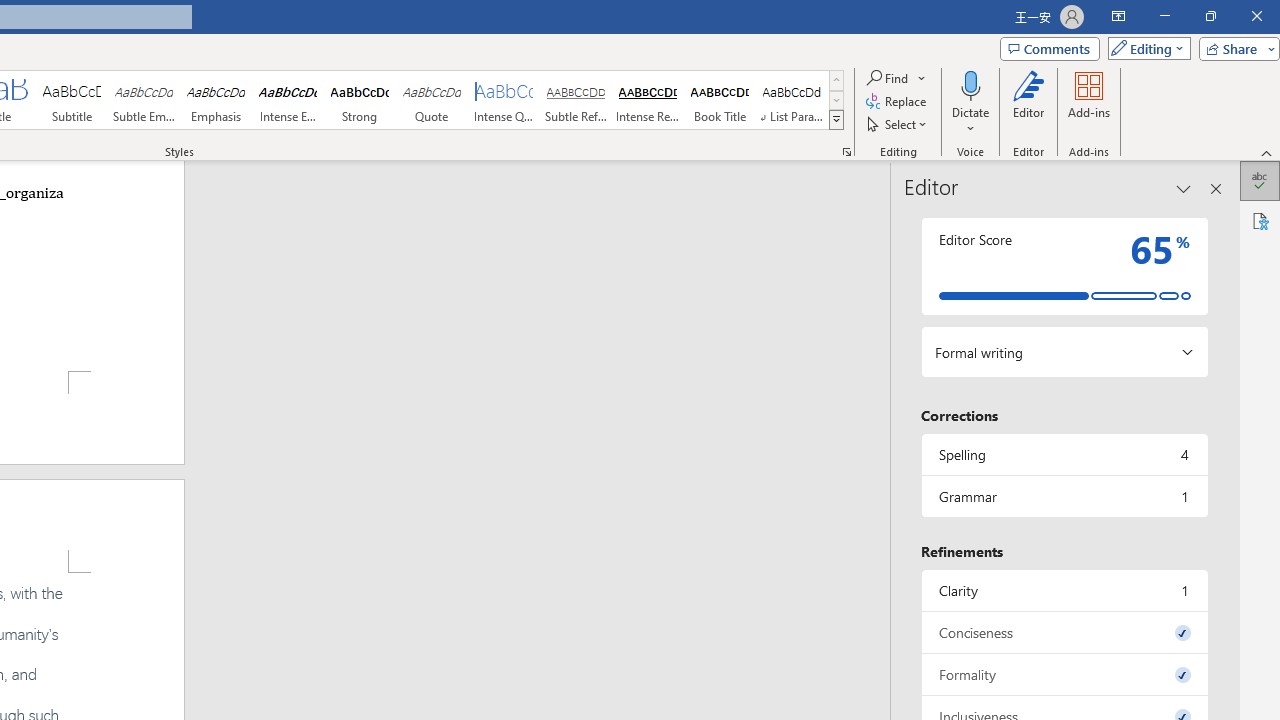 The width and height of the screenshot is (1280, 720). Describe the element at coordinates (1063, 674) in the screenshot. I see `'Formality, 0 issues. Press space or enter to review items.'` at that location.